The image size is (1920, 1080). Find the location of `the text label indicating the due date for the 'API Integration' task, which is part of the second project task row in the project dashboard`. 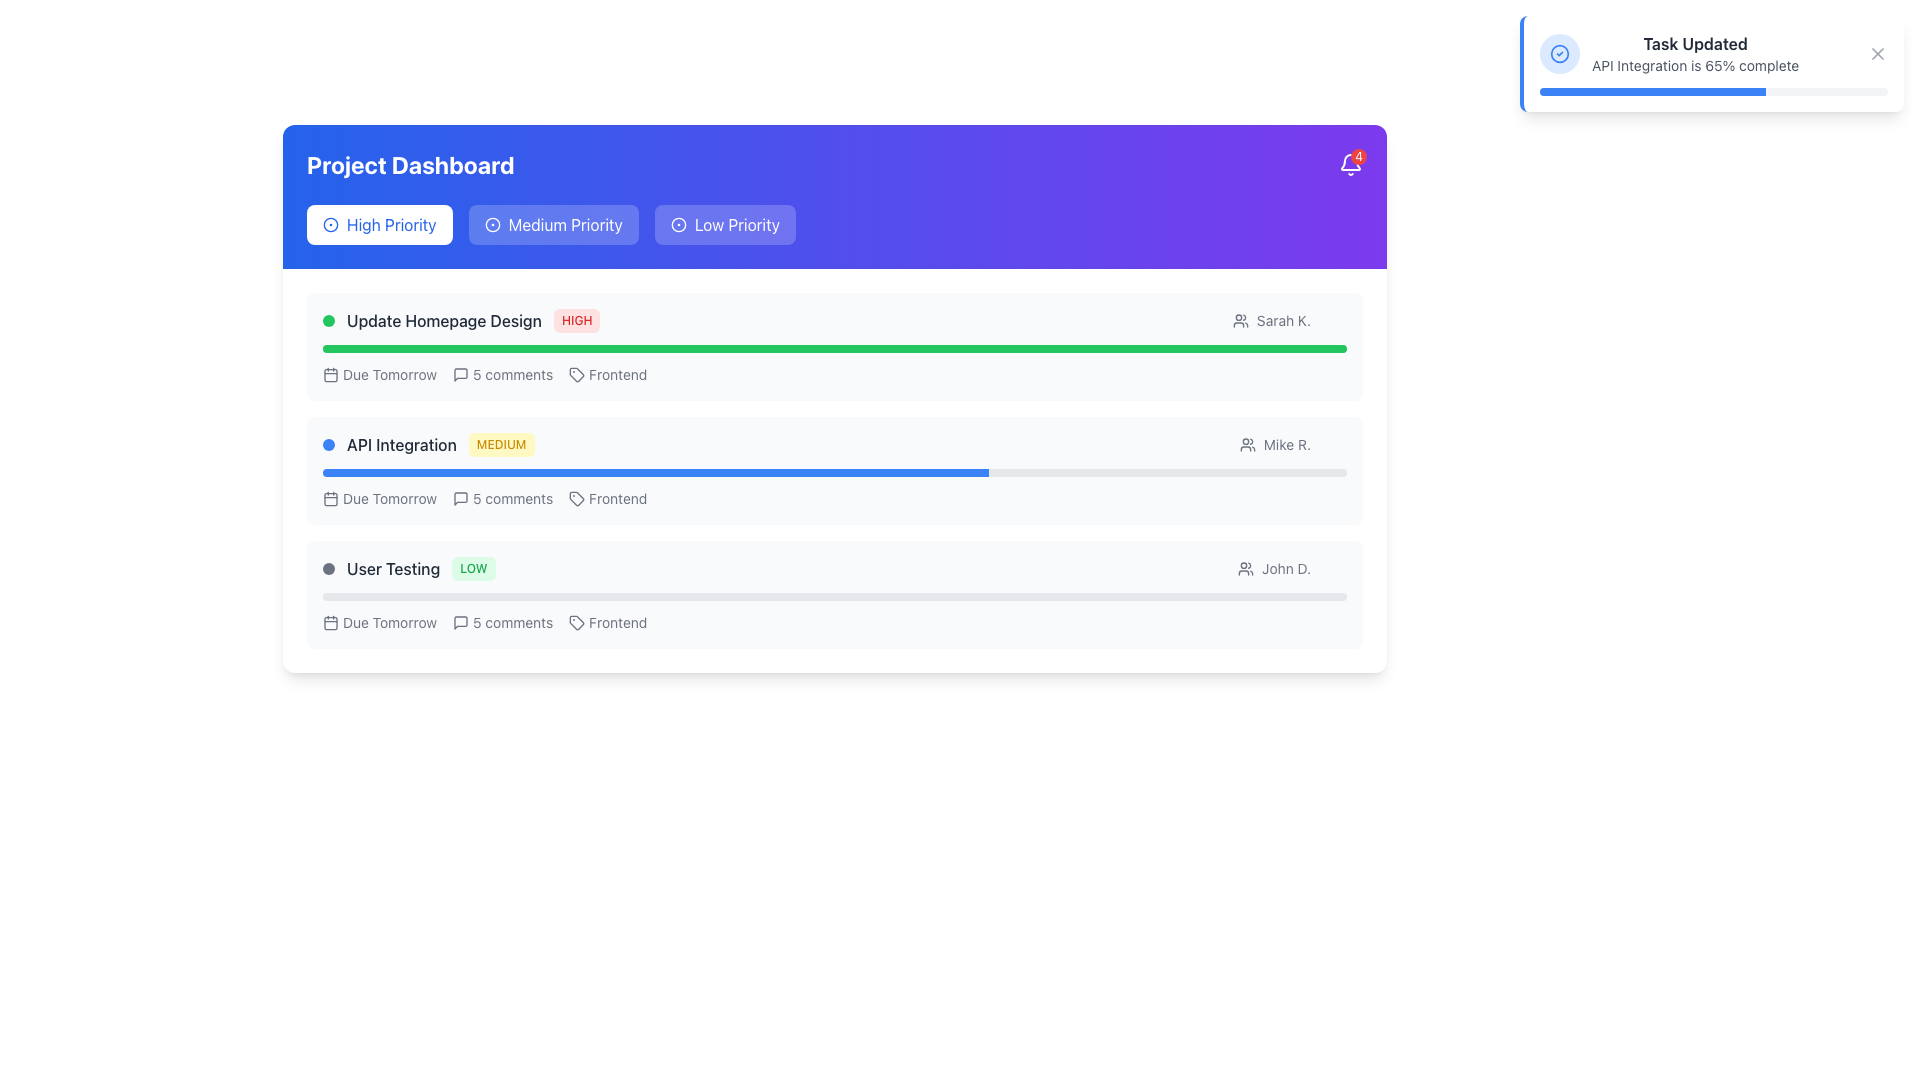

the text label indicating the due date for the 'API Integration' task, which is part of the second project task row in the project dashboard is located at coordinates (390, 497).